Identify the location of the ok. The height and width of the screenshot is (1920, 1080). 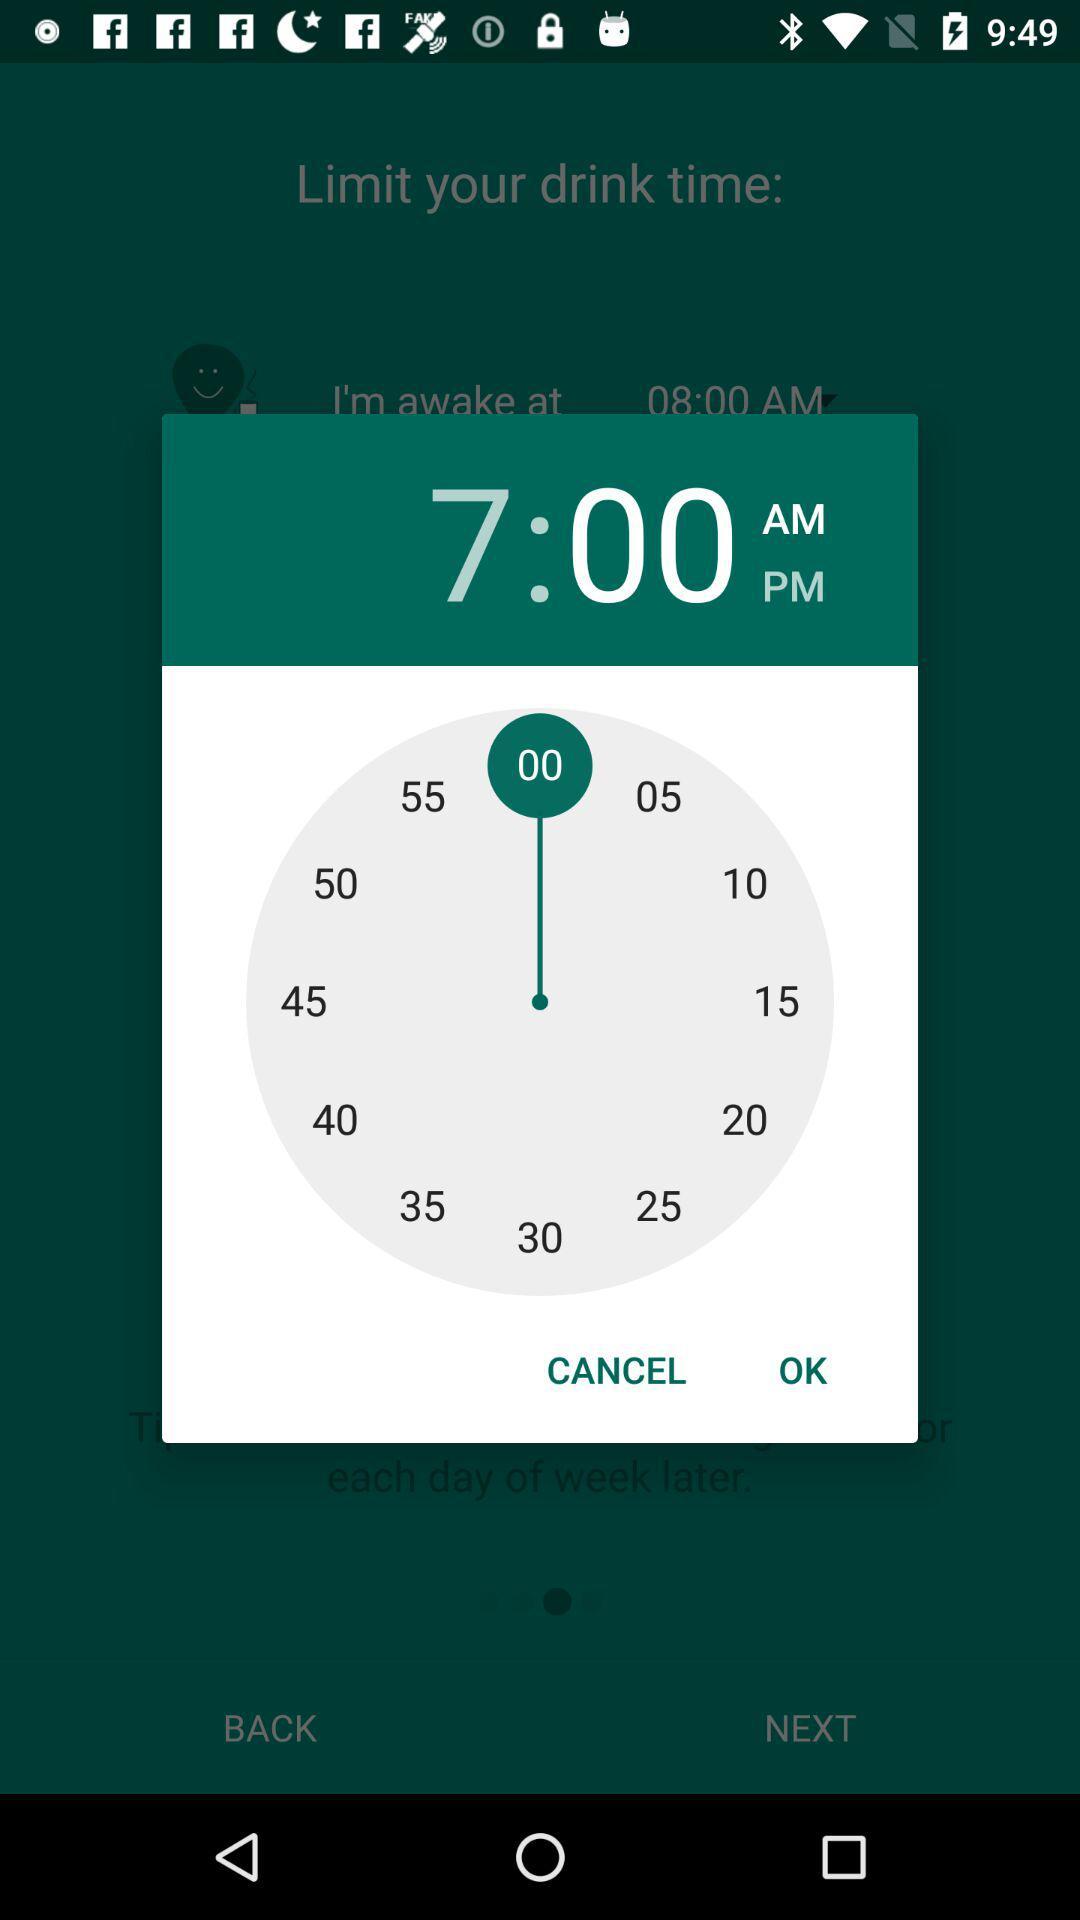
(801, 1368).